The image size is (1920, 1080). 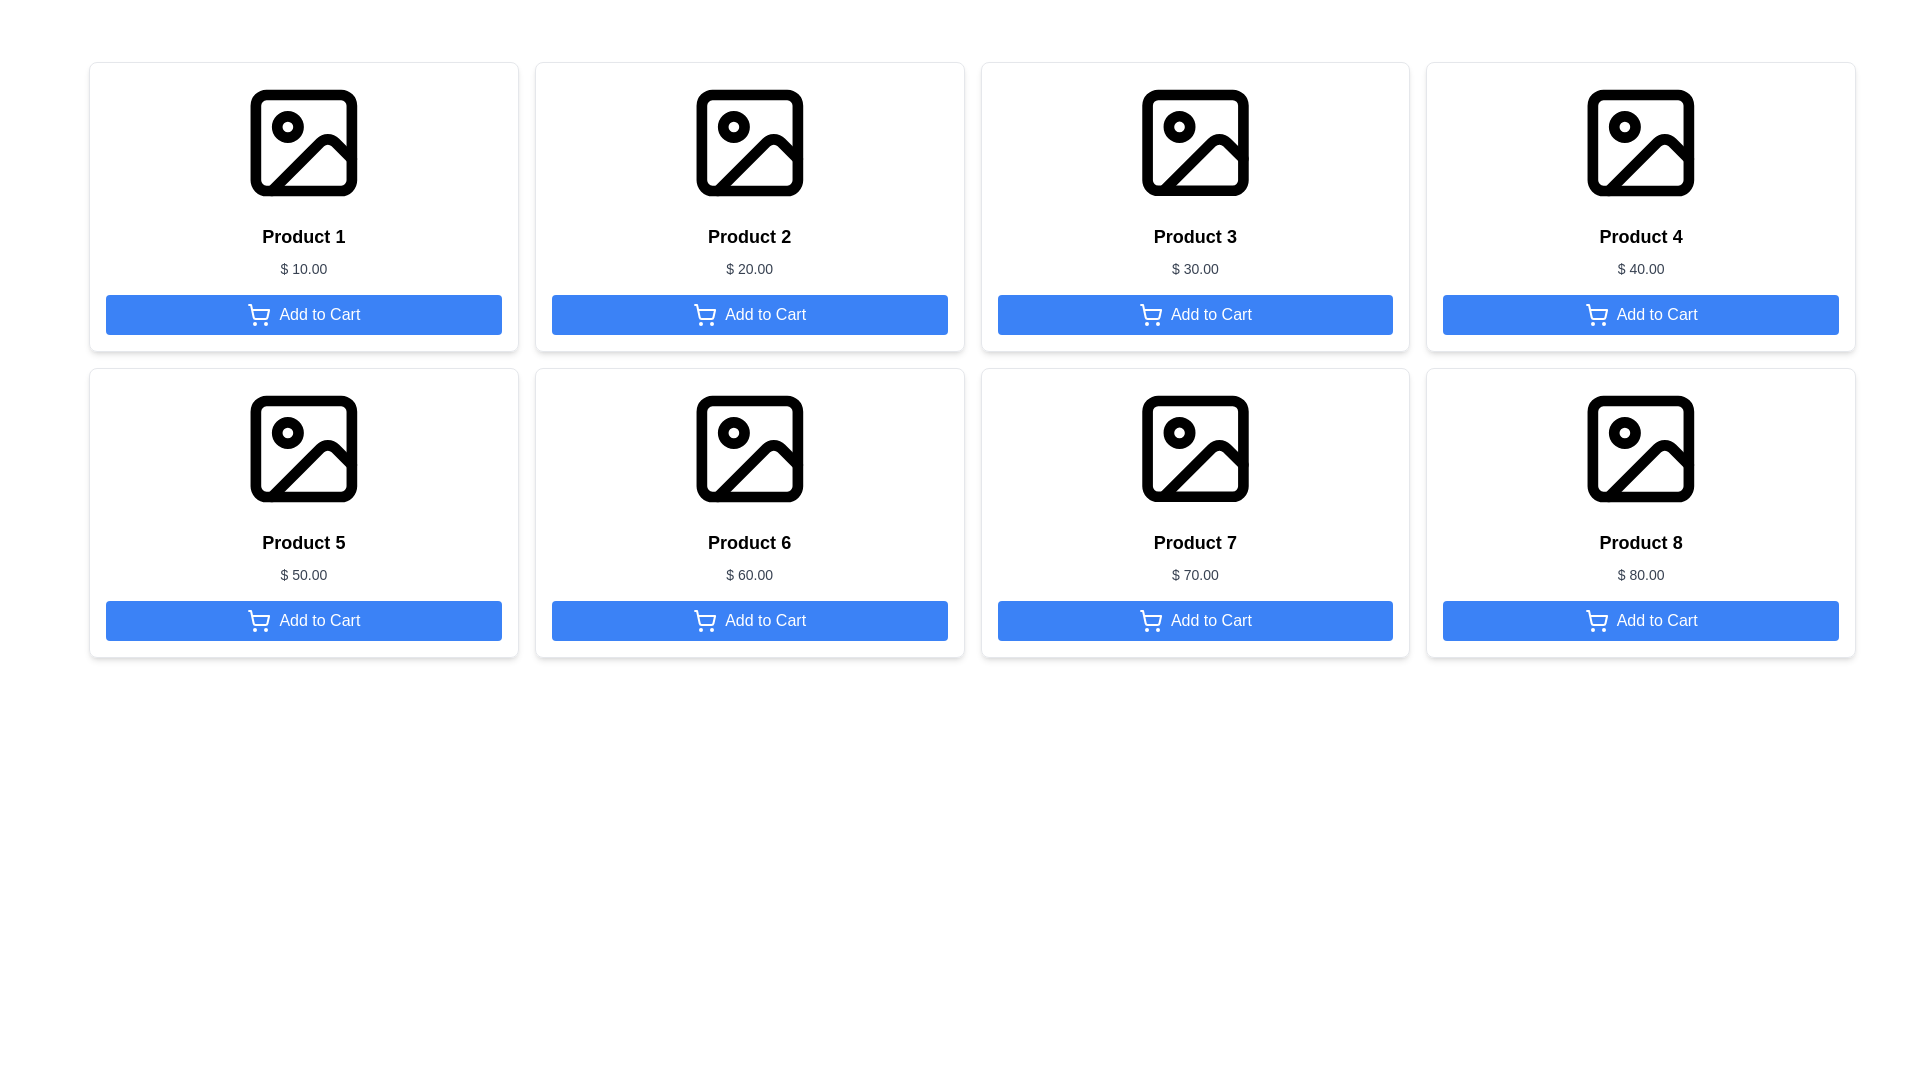 What do you see at coordinates (1195, 235) in the screenshot?
I see `the text label that reads 'Product 3', which is styled with a bold font and is positioned above the '$30.00' price and the 'Add to Cart' button in the product card layout` at bounding box center [1195, 235].